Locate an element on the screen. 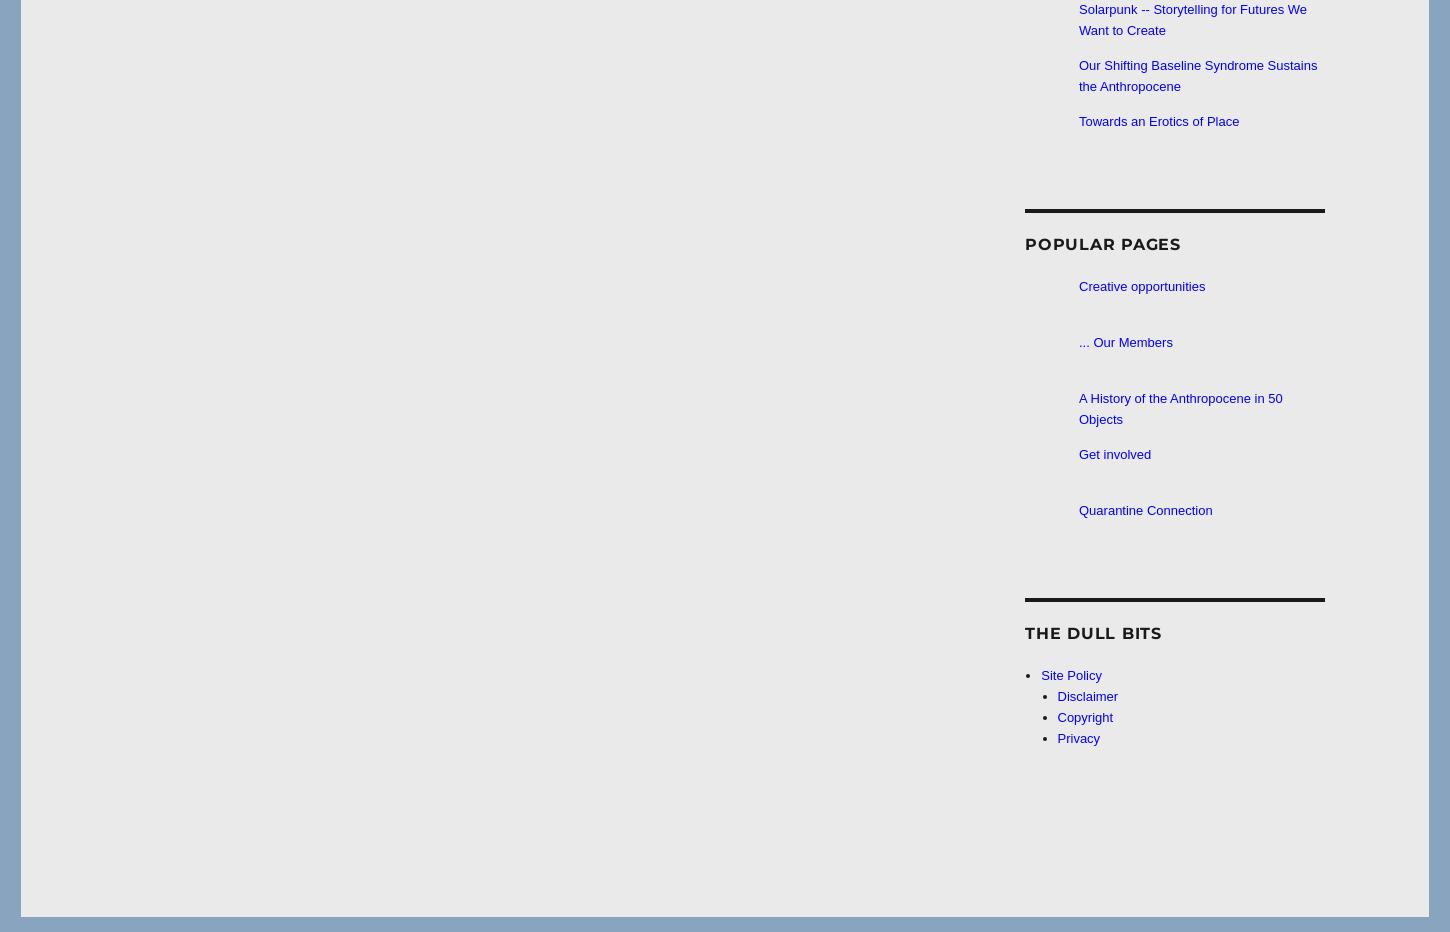  'The dull bits' is located at coordinates (1092, 632).